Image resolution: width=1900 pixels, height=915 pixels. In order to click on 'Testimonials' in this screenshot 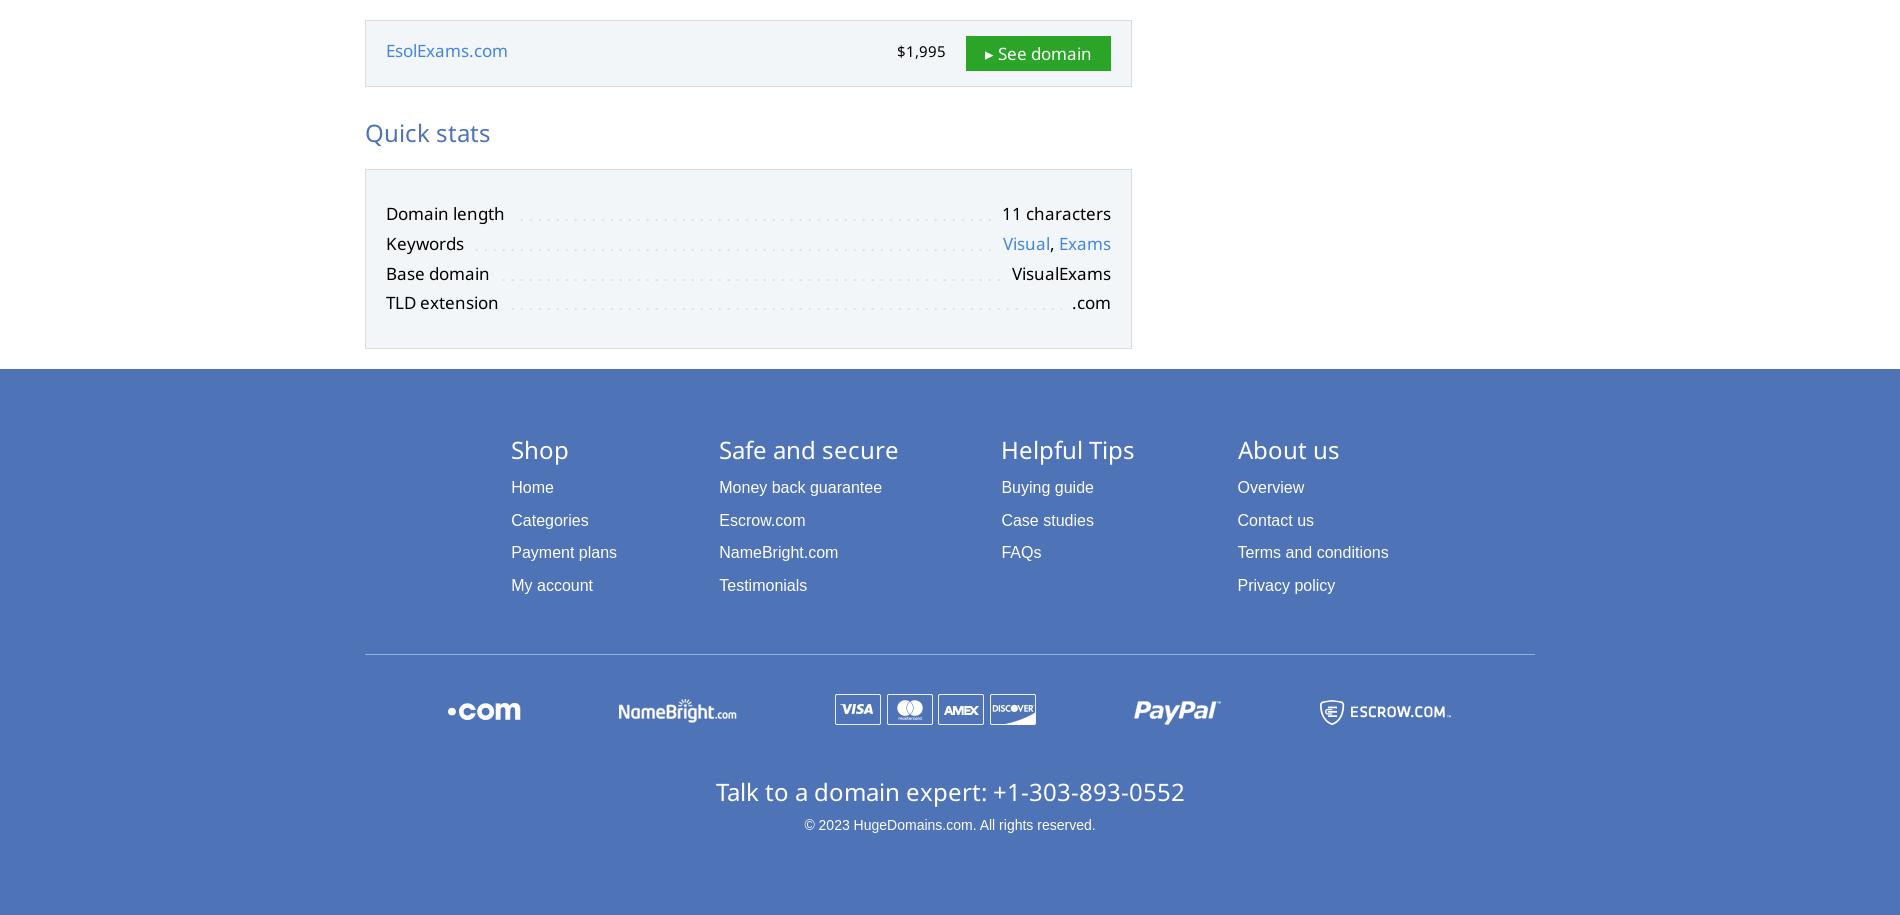, I will do `click(717, 584)`.